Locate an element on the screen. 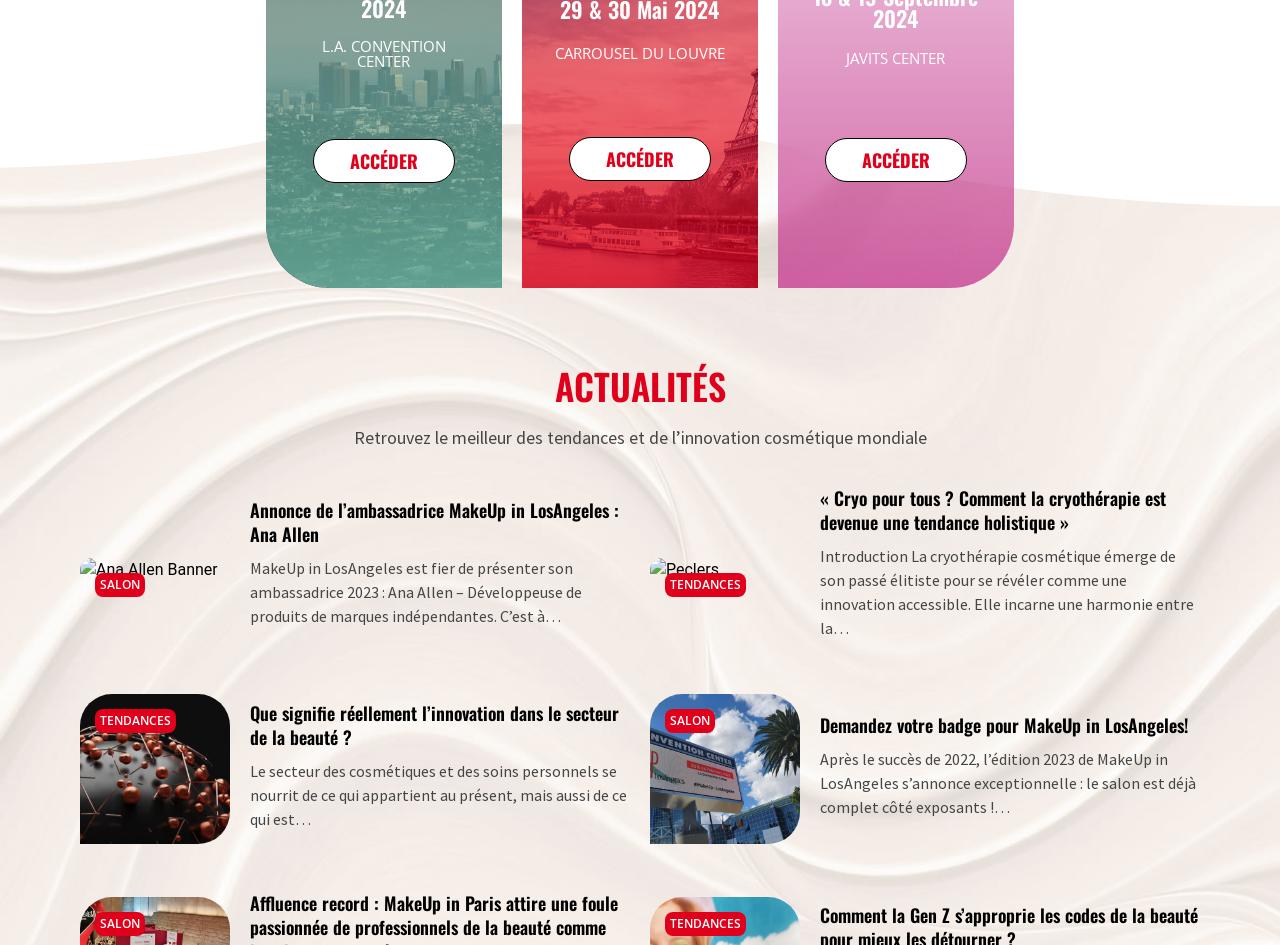  'Retrouvez le meilleur des tendances et de l’innovation cosmétique mondiale' is located at coordinates (638, 437).